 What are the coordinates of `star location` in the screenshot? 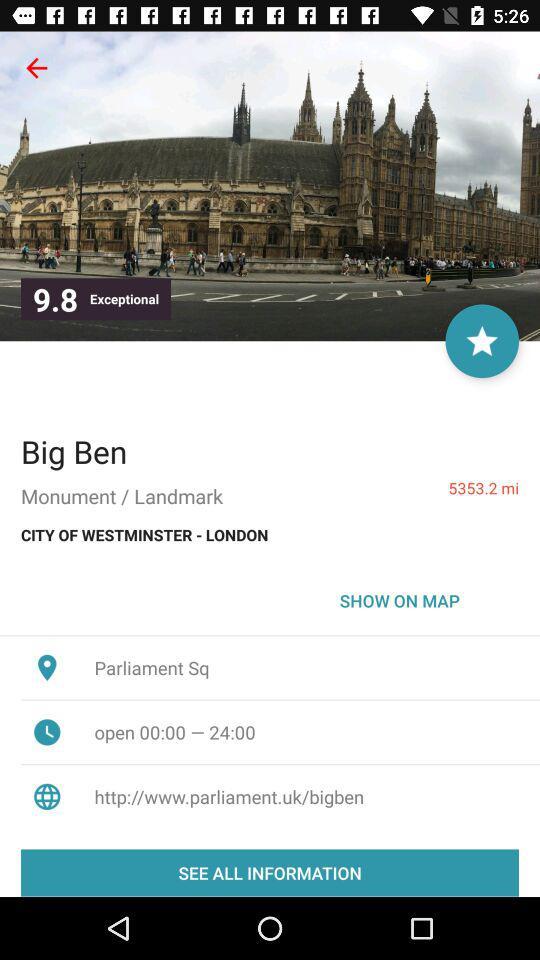 It's located at (481, 341).